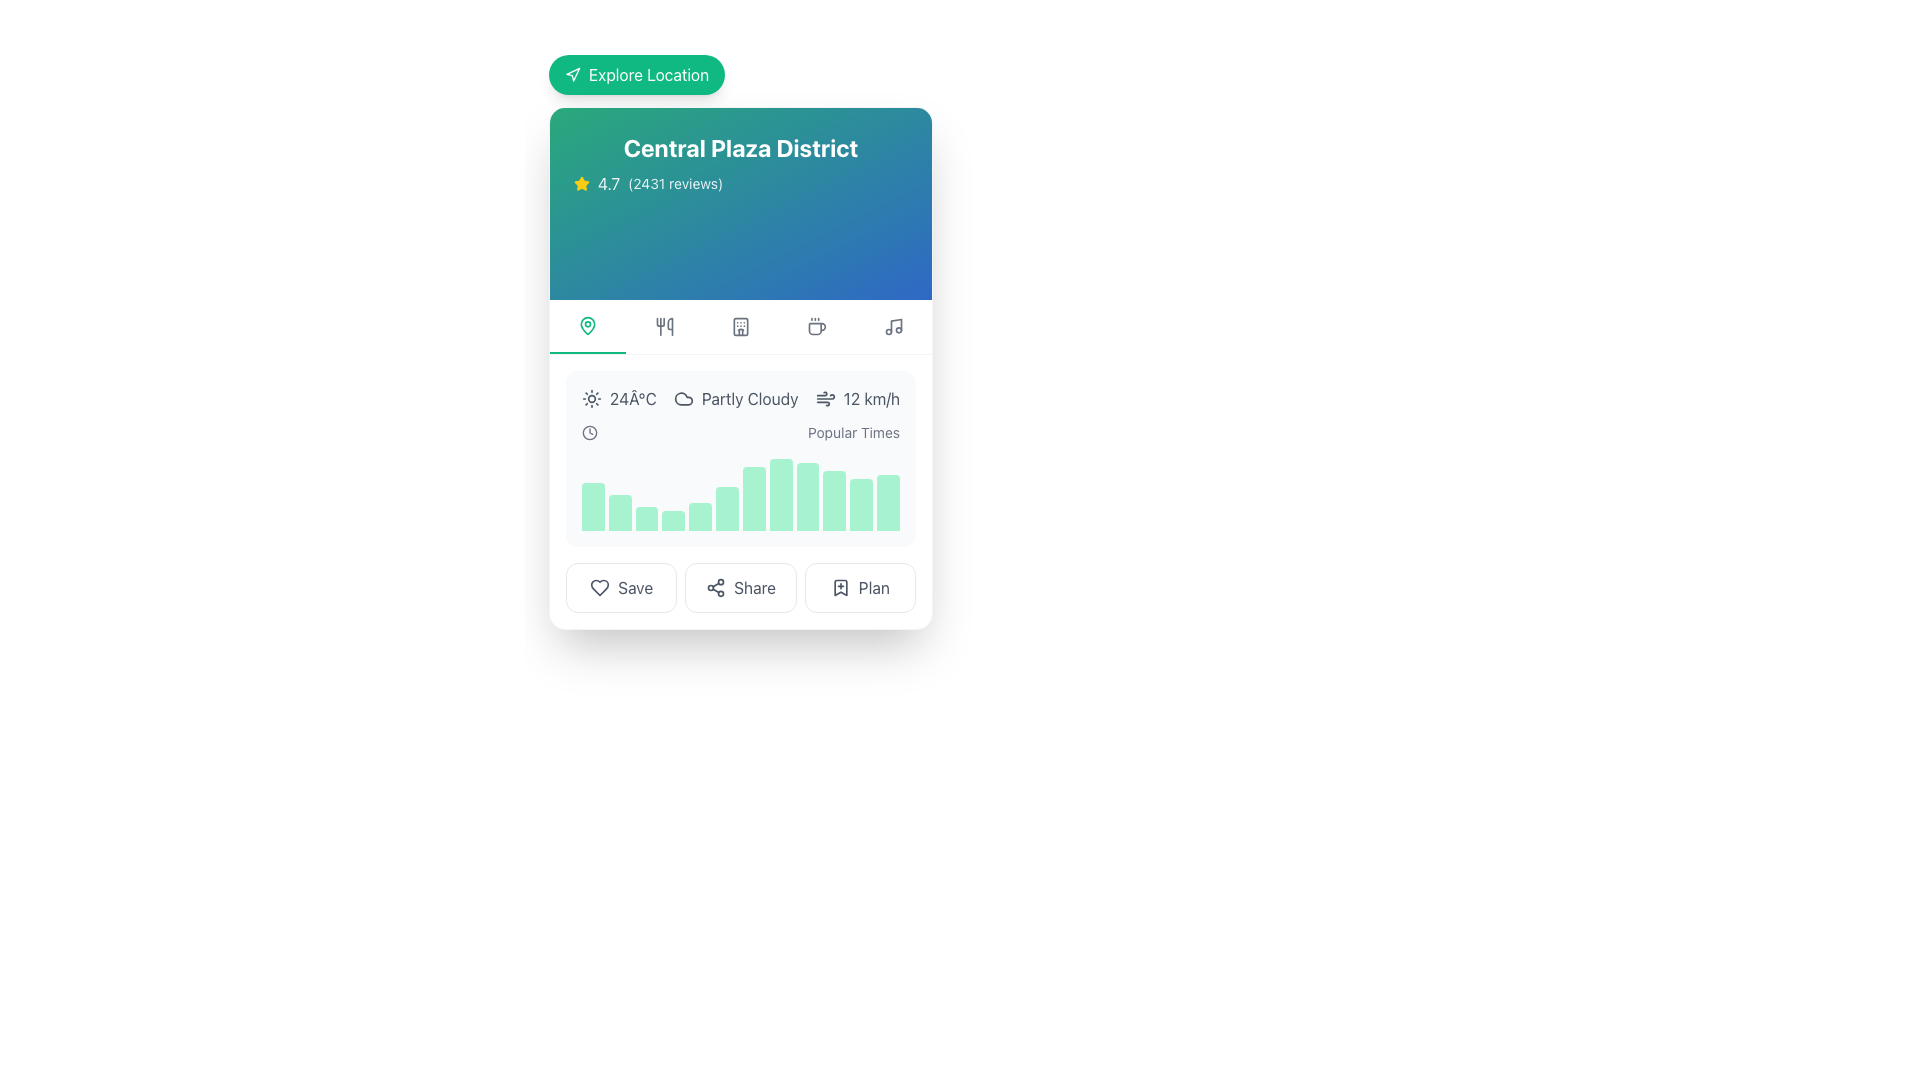 This screenshot has width=1920, height=1080. Describe the element at coordinates (834, 500) in the screenshot. I see `the 10th light green rectangular bar with a rounded top in the horizontal bar graph, which is part of the popular times section` at that location.